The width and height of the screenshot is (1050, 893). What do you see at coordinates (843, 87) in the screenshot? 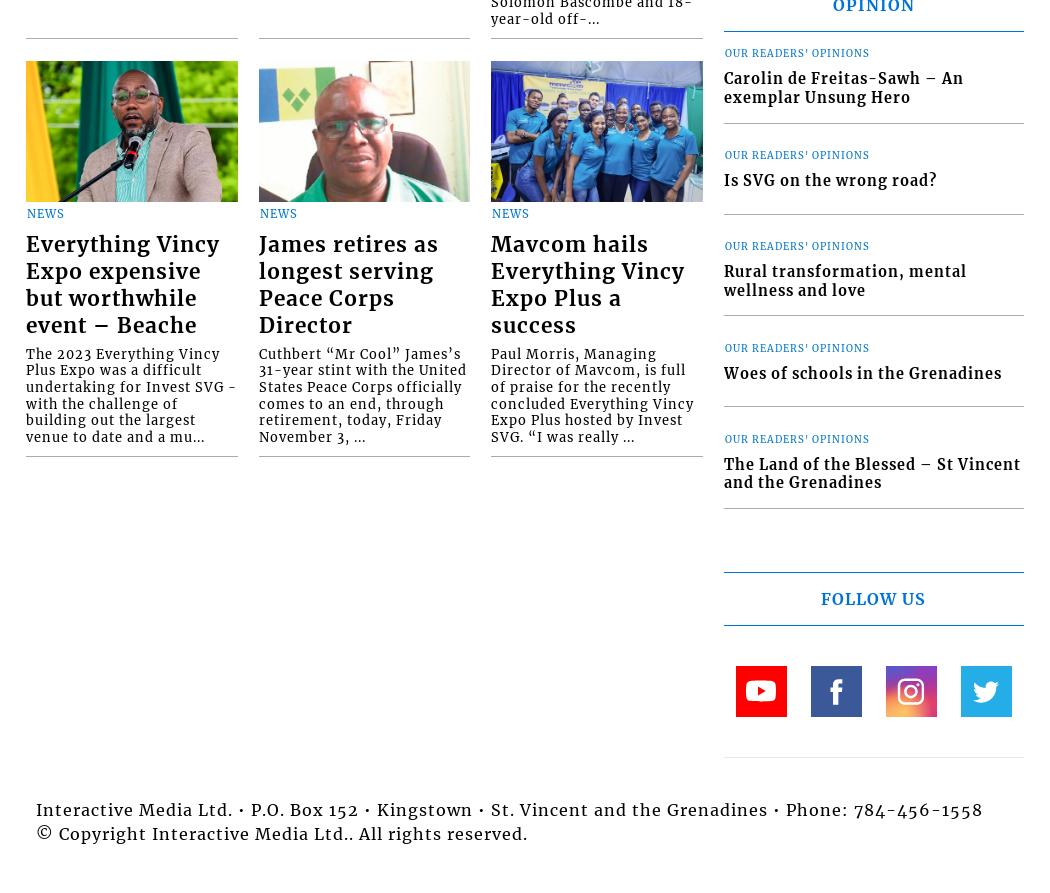
I see `'Carolin de Freitas-Sawh – An exemplar Unsung Hero'` at bounding box center [843, 87].